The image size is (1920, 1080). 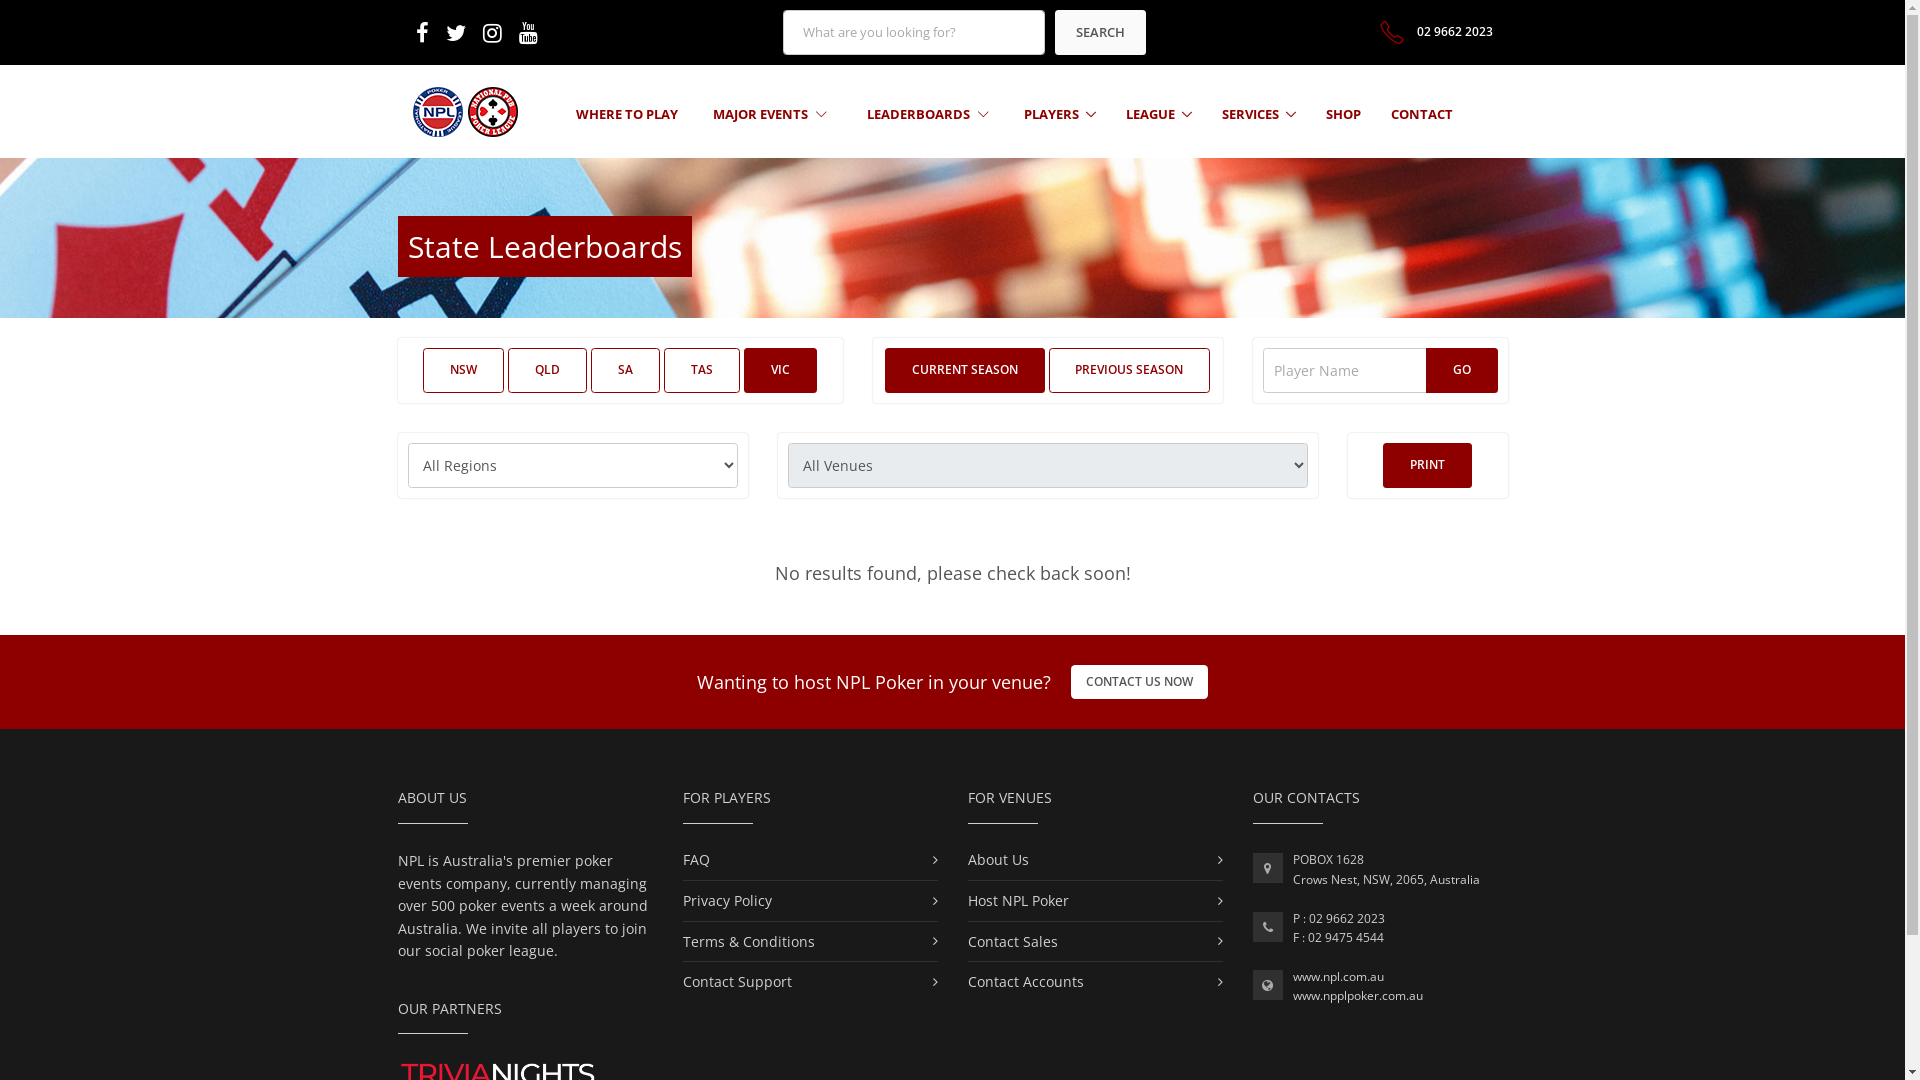 What do you see at coordinates (735, 980) in the screenshot?
I see `'Contact Support'` at bounding box center [735, 980].